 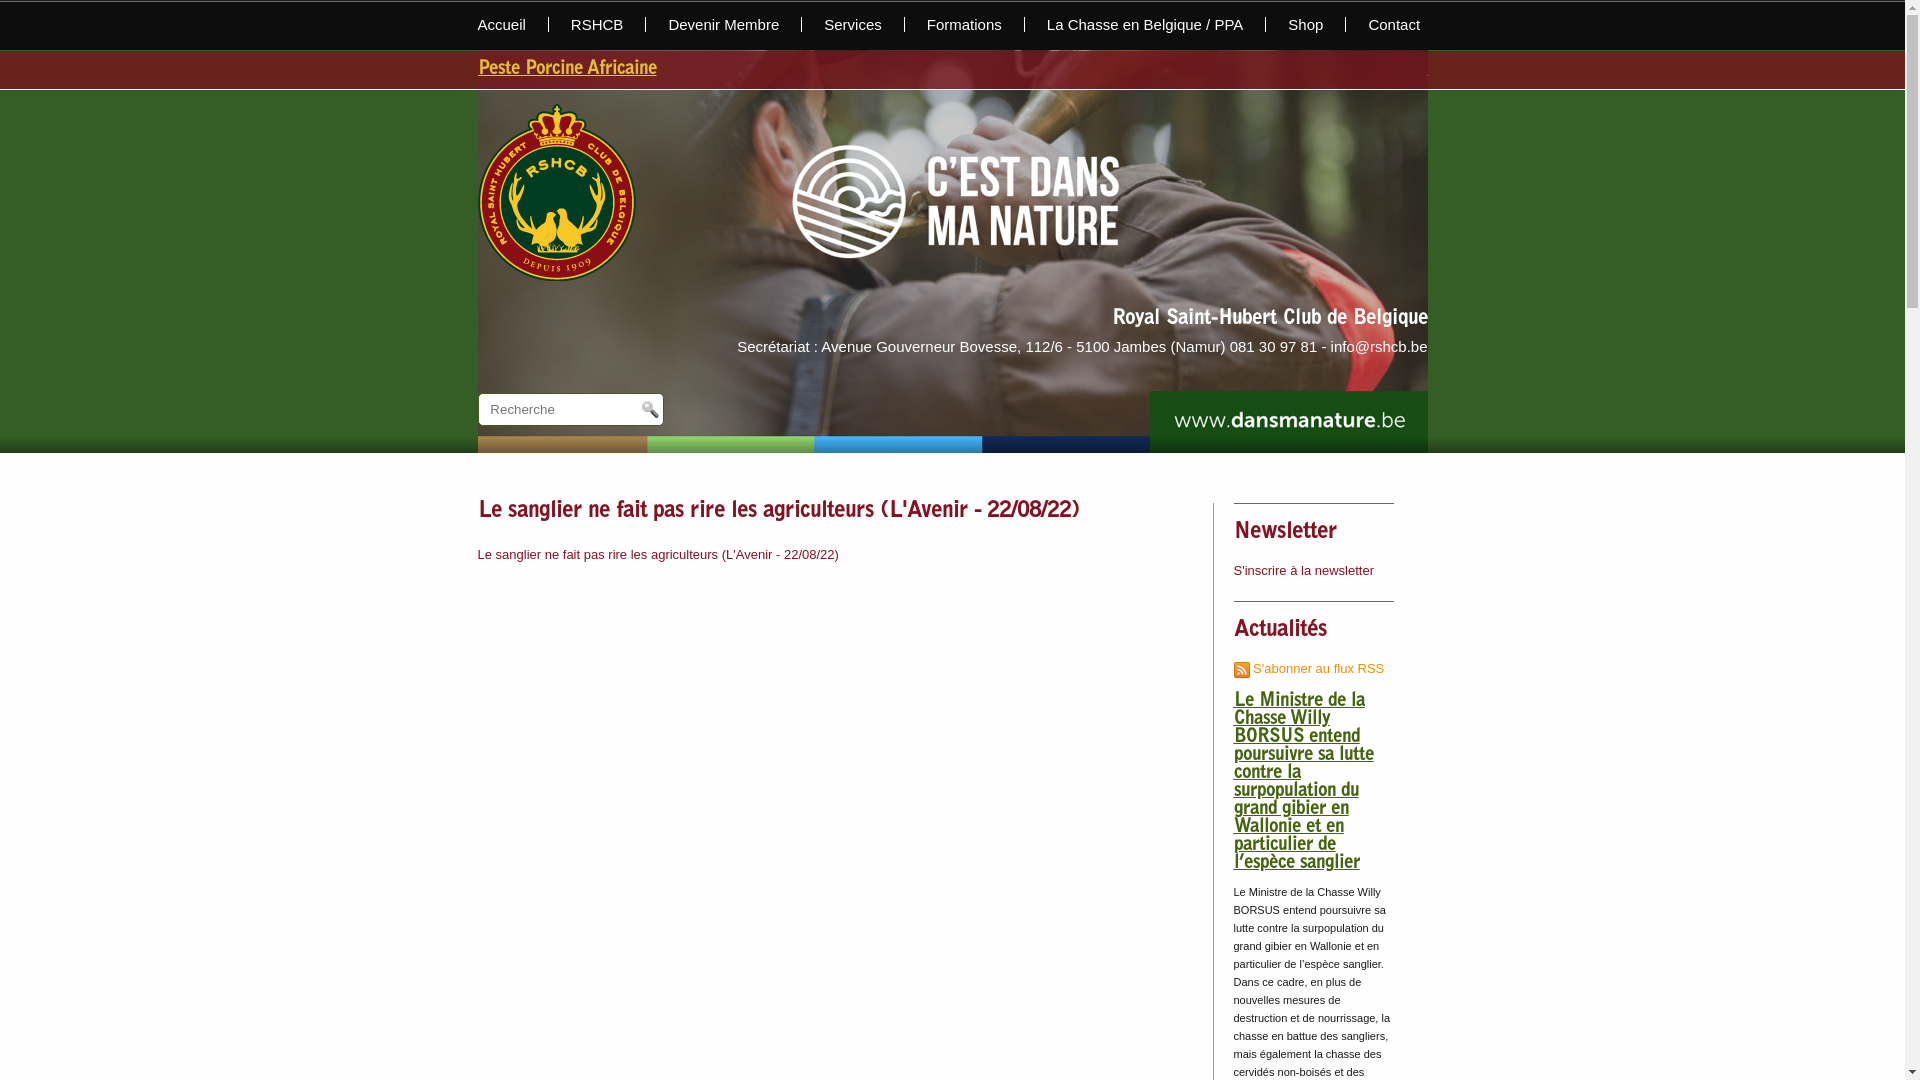 I want to click on 'RSHCB', so click(x=597, y=24).